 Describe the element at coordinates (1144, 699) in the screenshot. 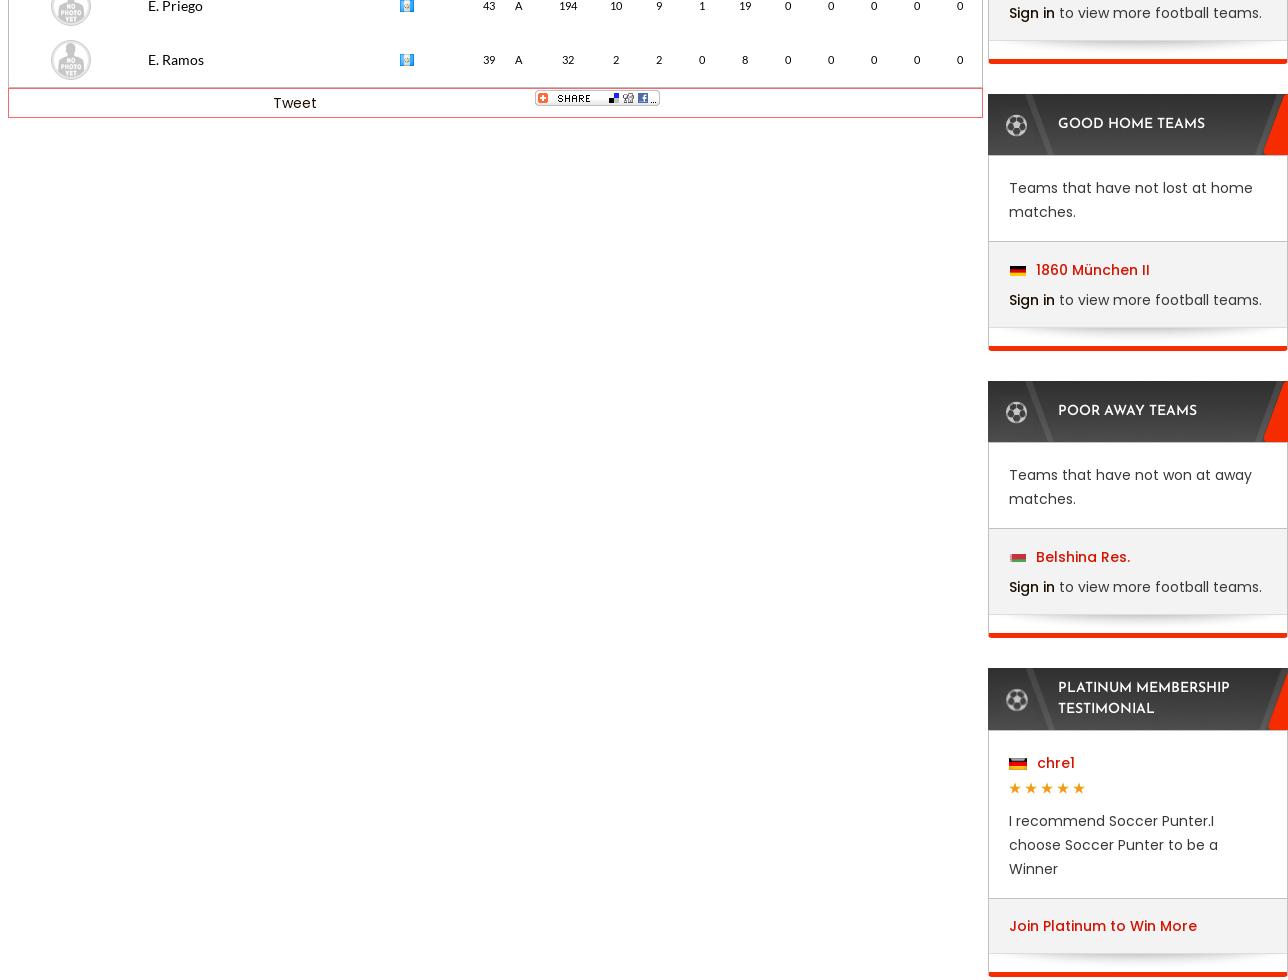

I see `'Platinum Membership Testimonial'` at that location.